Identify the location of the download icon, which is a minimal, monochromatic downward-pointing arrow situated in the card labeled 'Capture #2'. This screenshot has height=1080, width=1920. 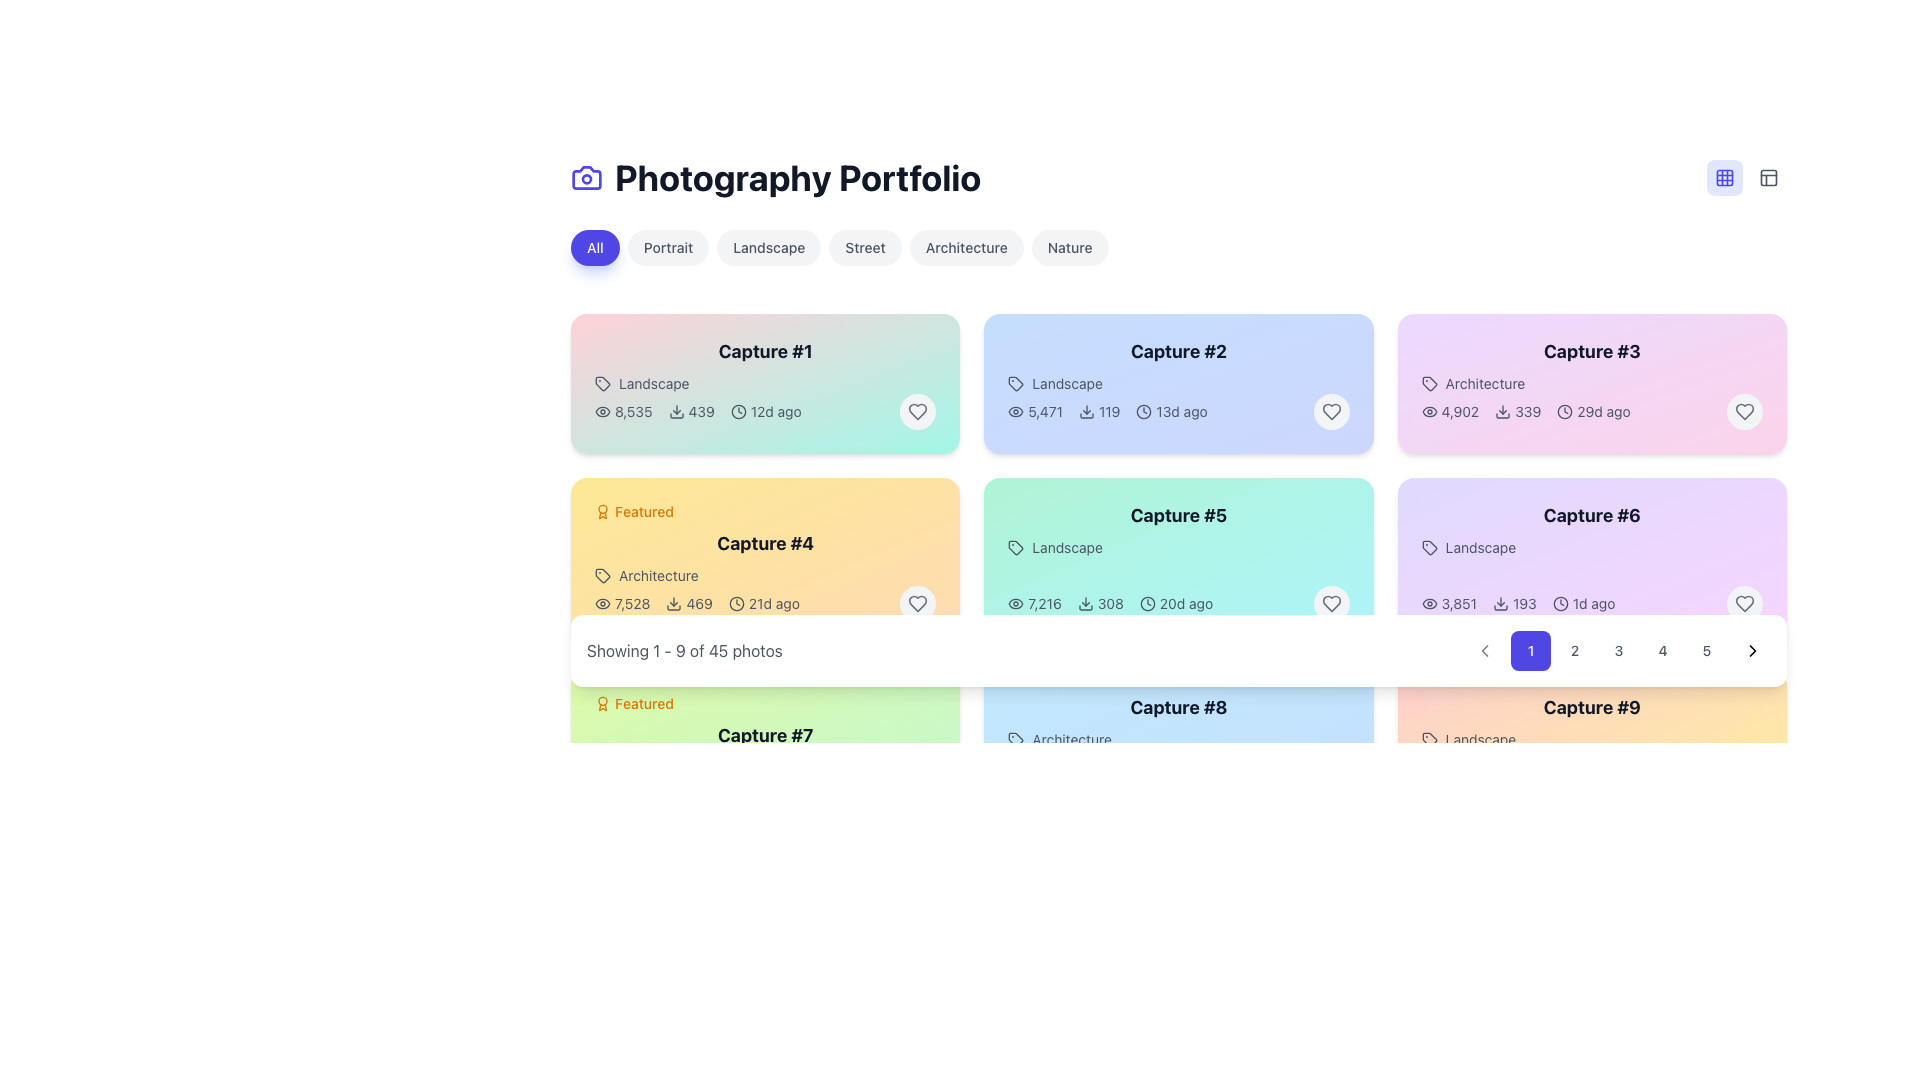
(1085, 411).